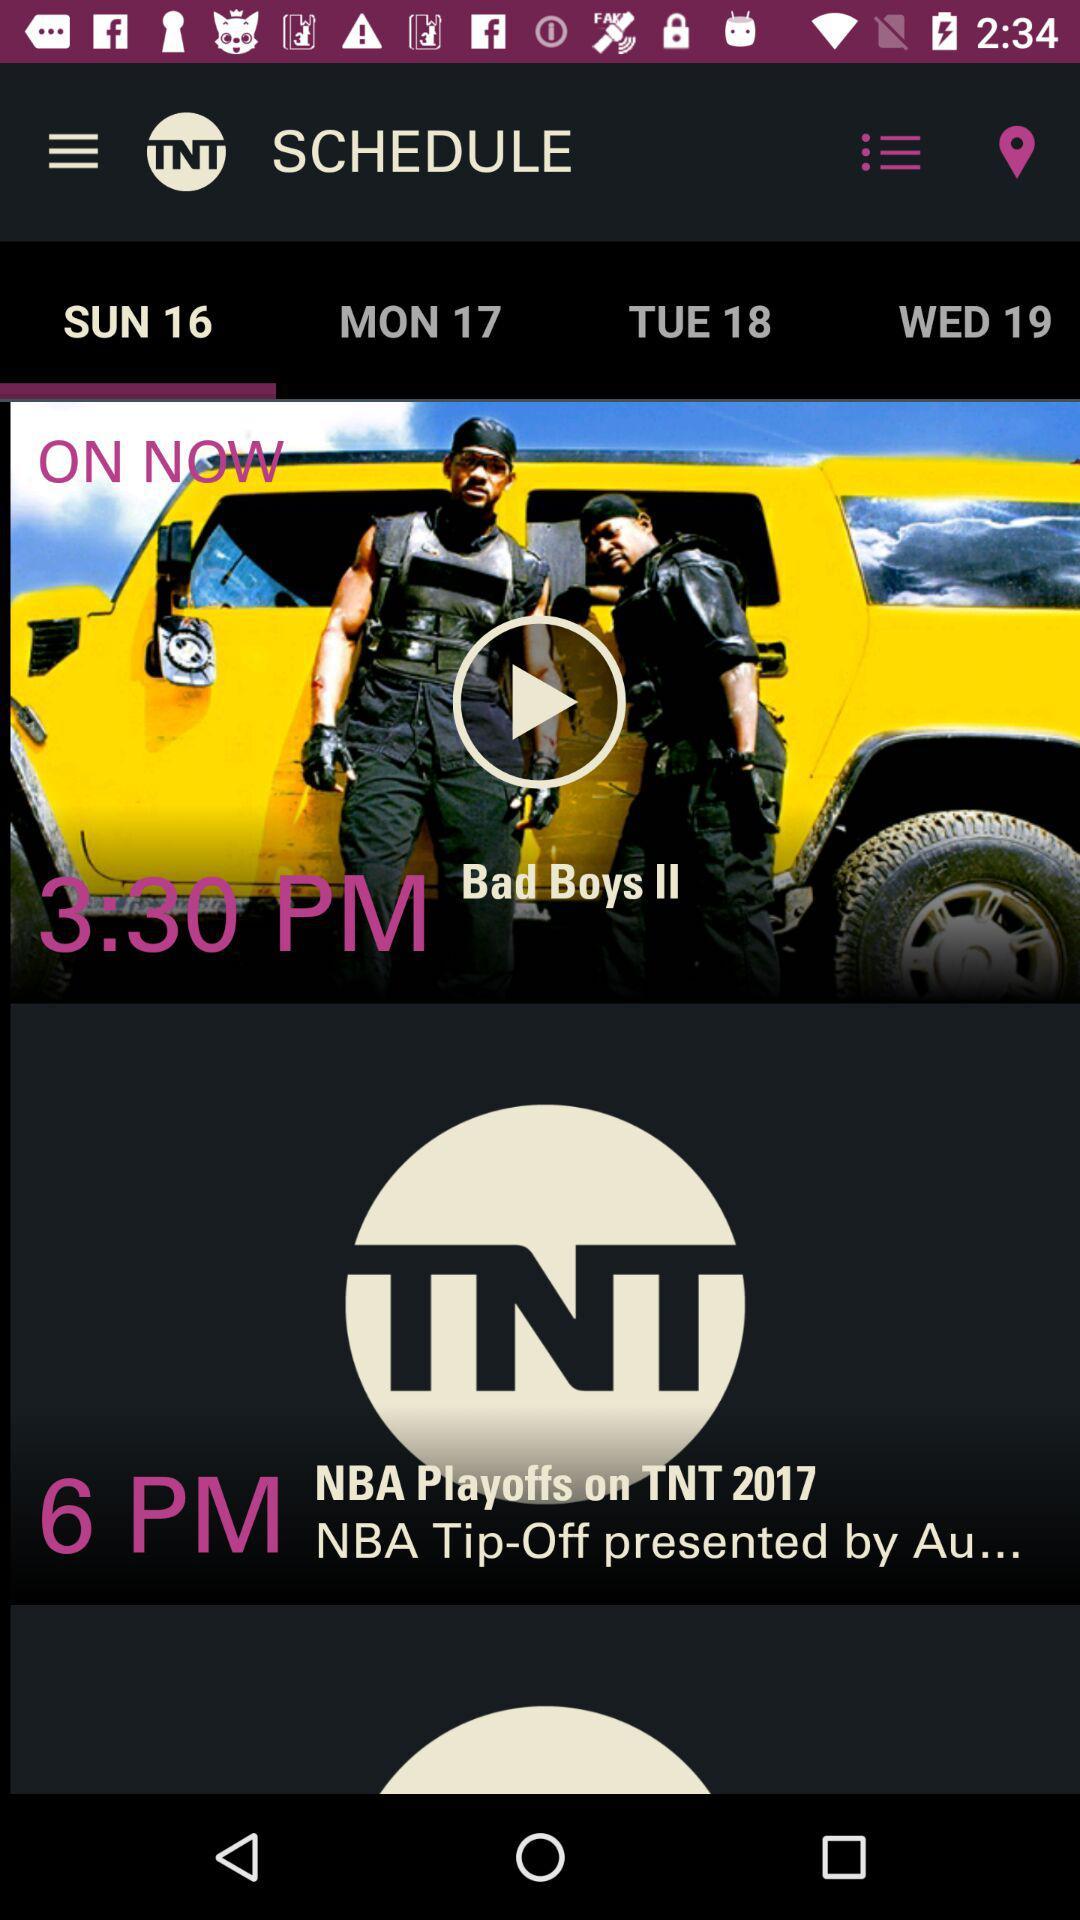 The height and width of the screenshot is (1920, 1080). I want to click on tue 18 on the right side of mon 17, so click(700, 320).